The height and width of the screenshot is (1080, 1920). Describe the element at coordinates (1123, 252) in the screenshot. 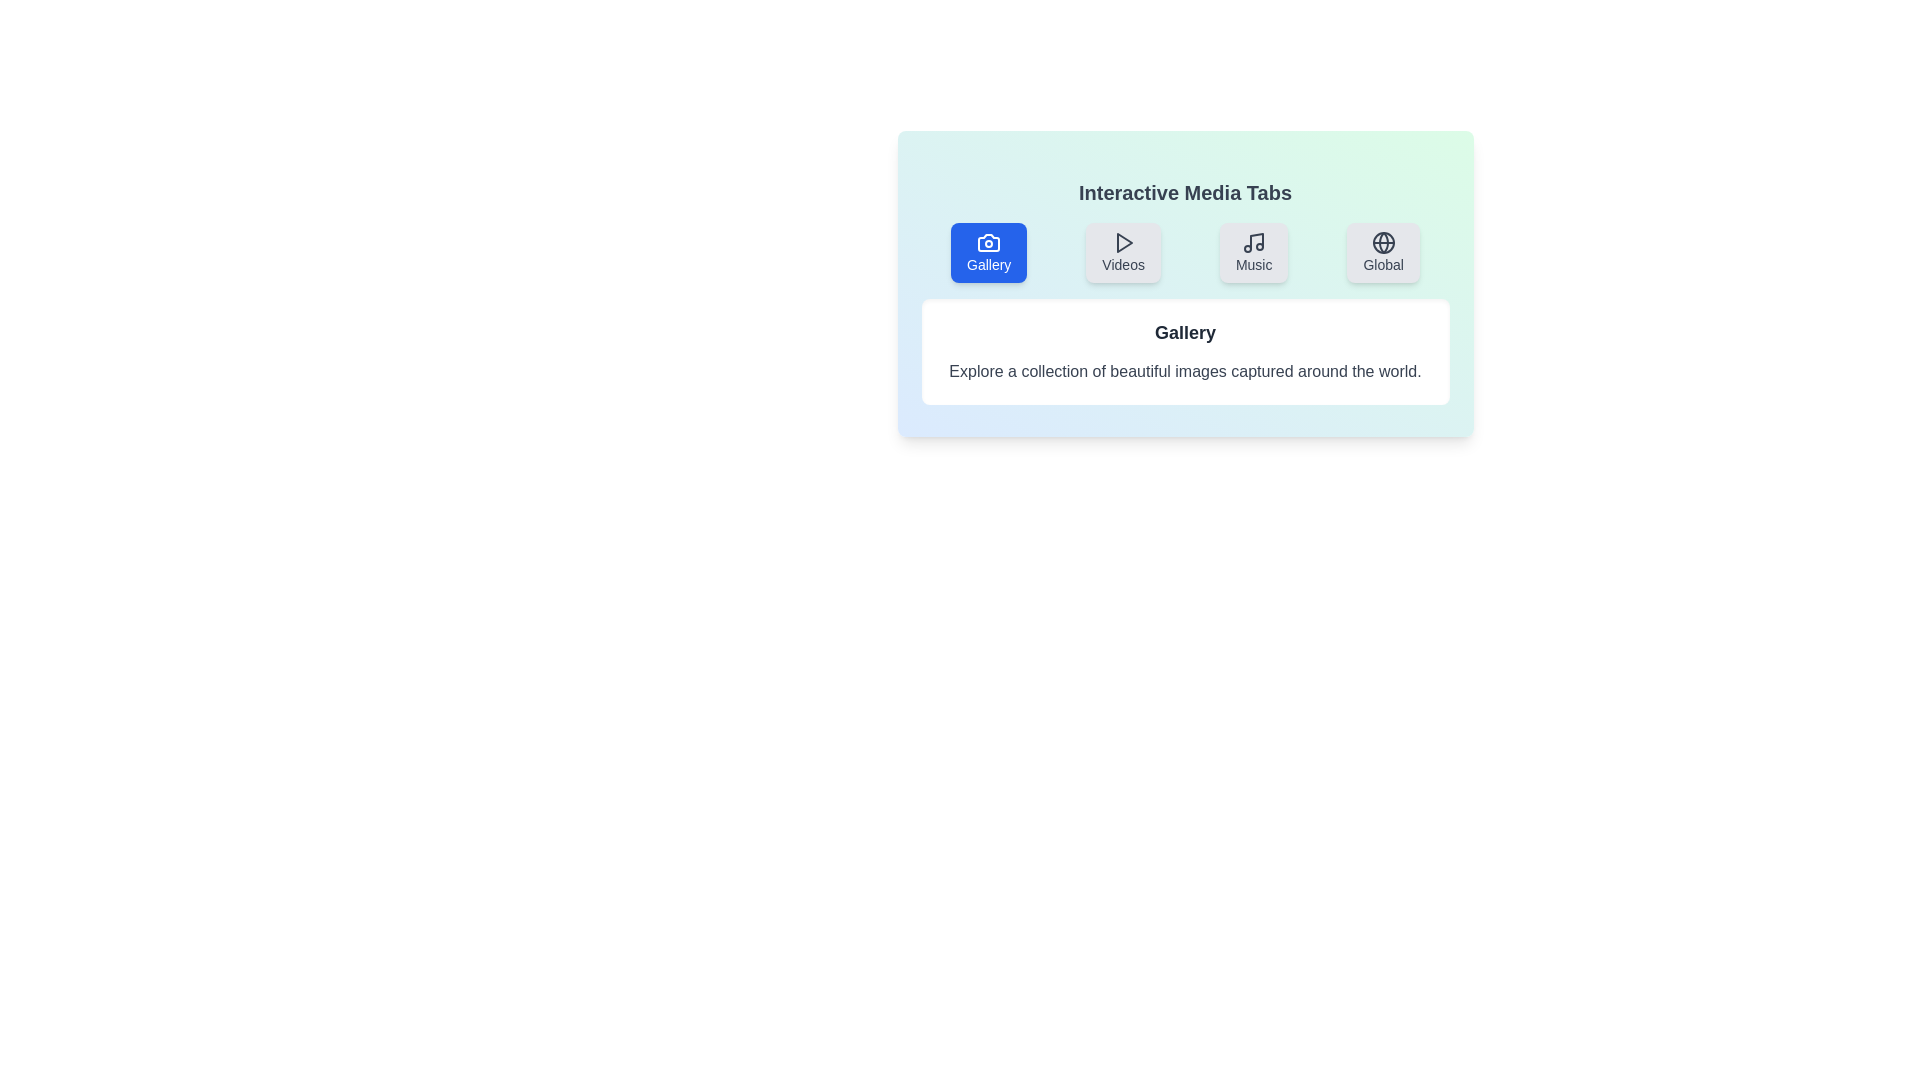

I see `the tab labeled 'Videos'` at that location.